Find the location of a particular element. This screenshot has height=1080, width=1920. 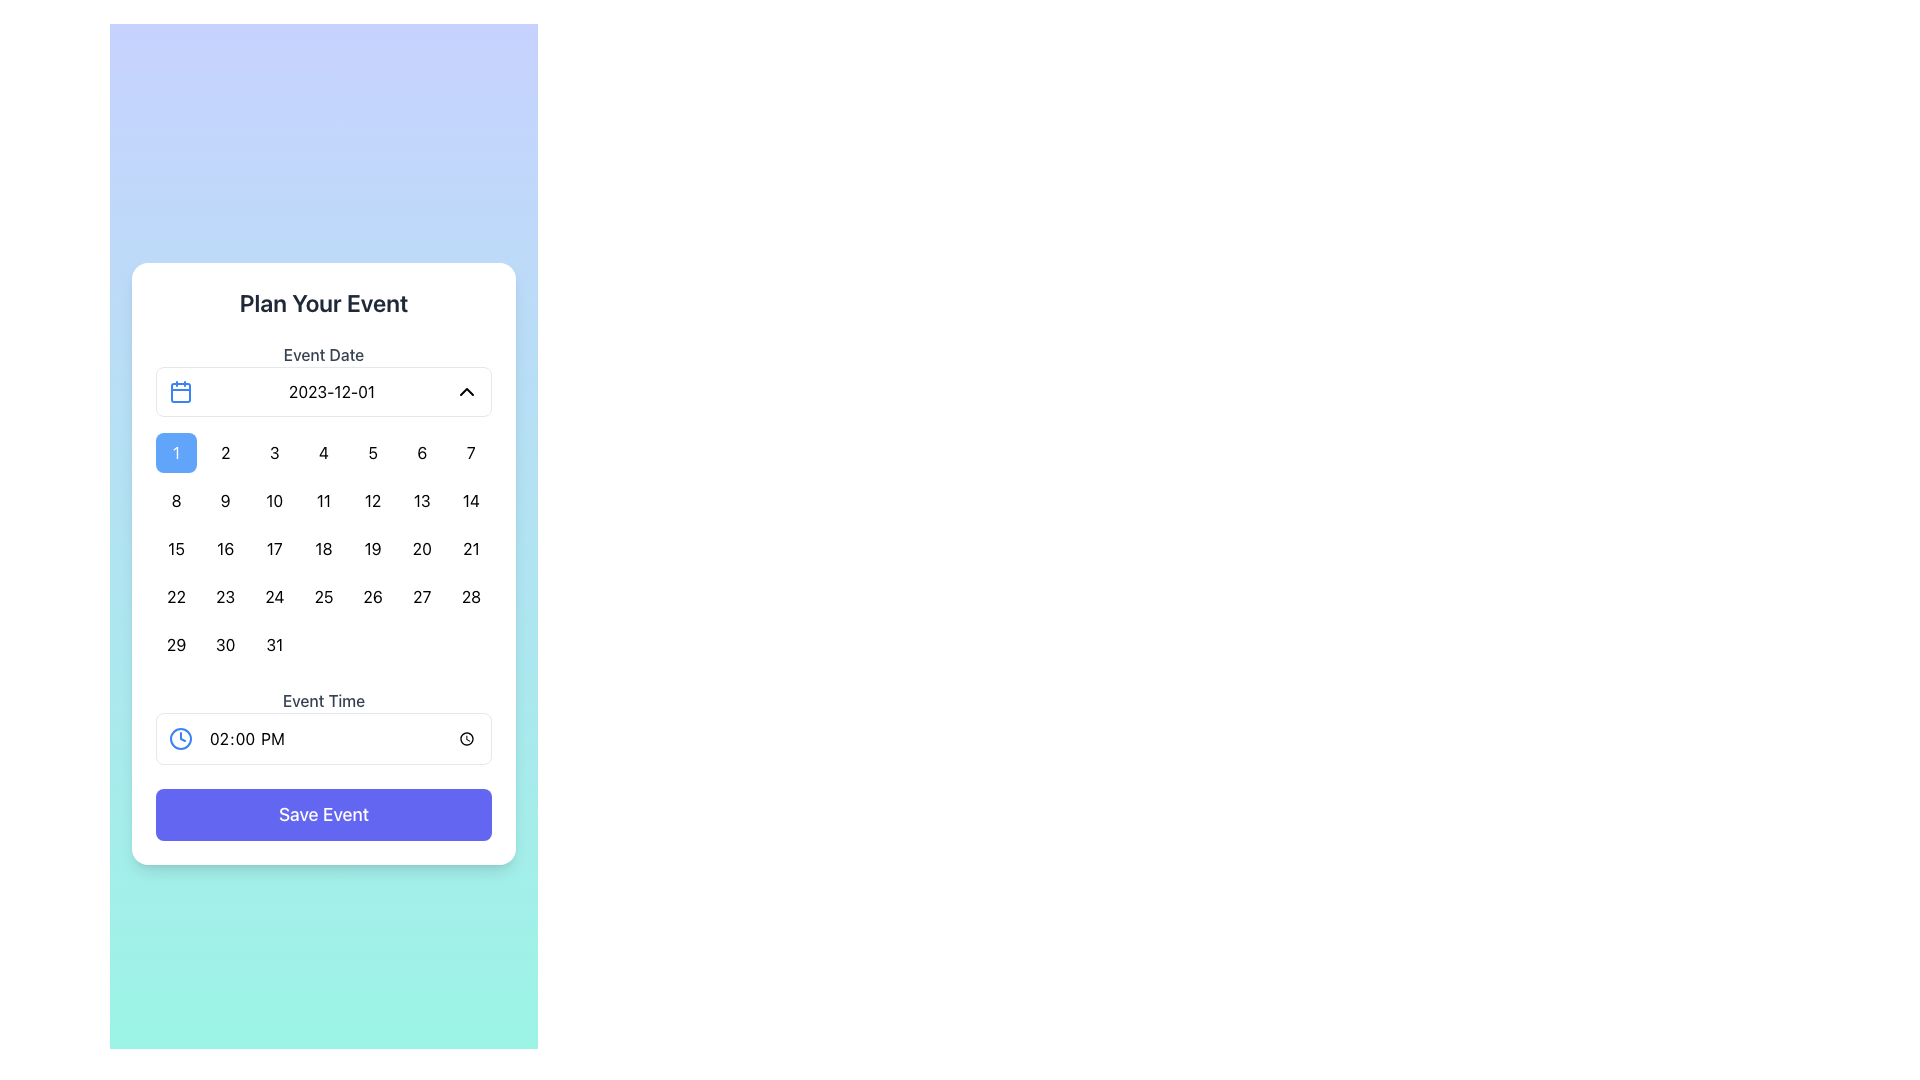

the calendar button representing the date '5' is located at coordinates (373, 452).